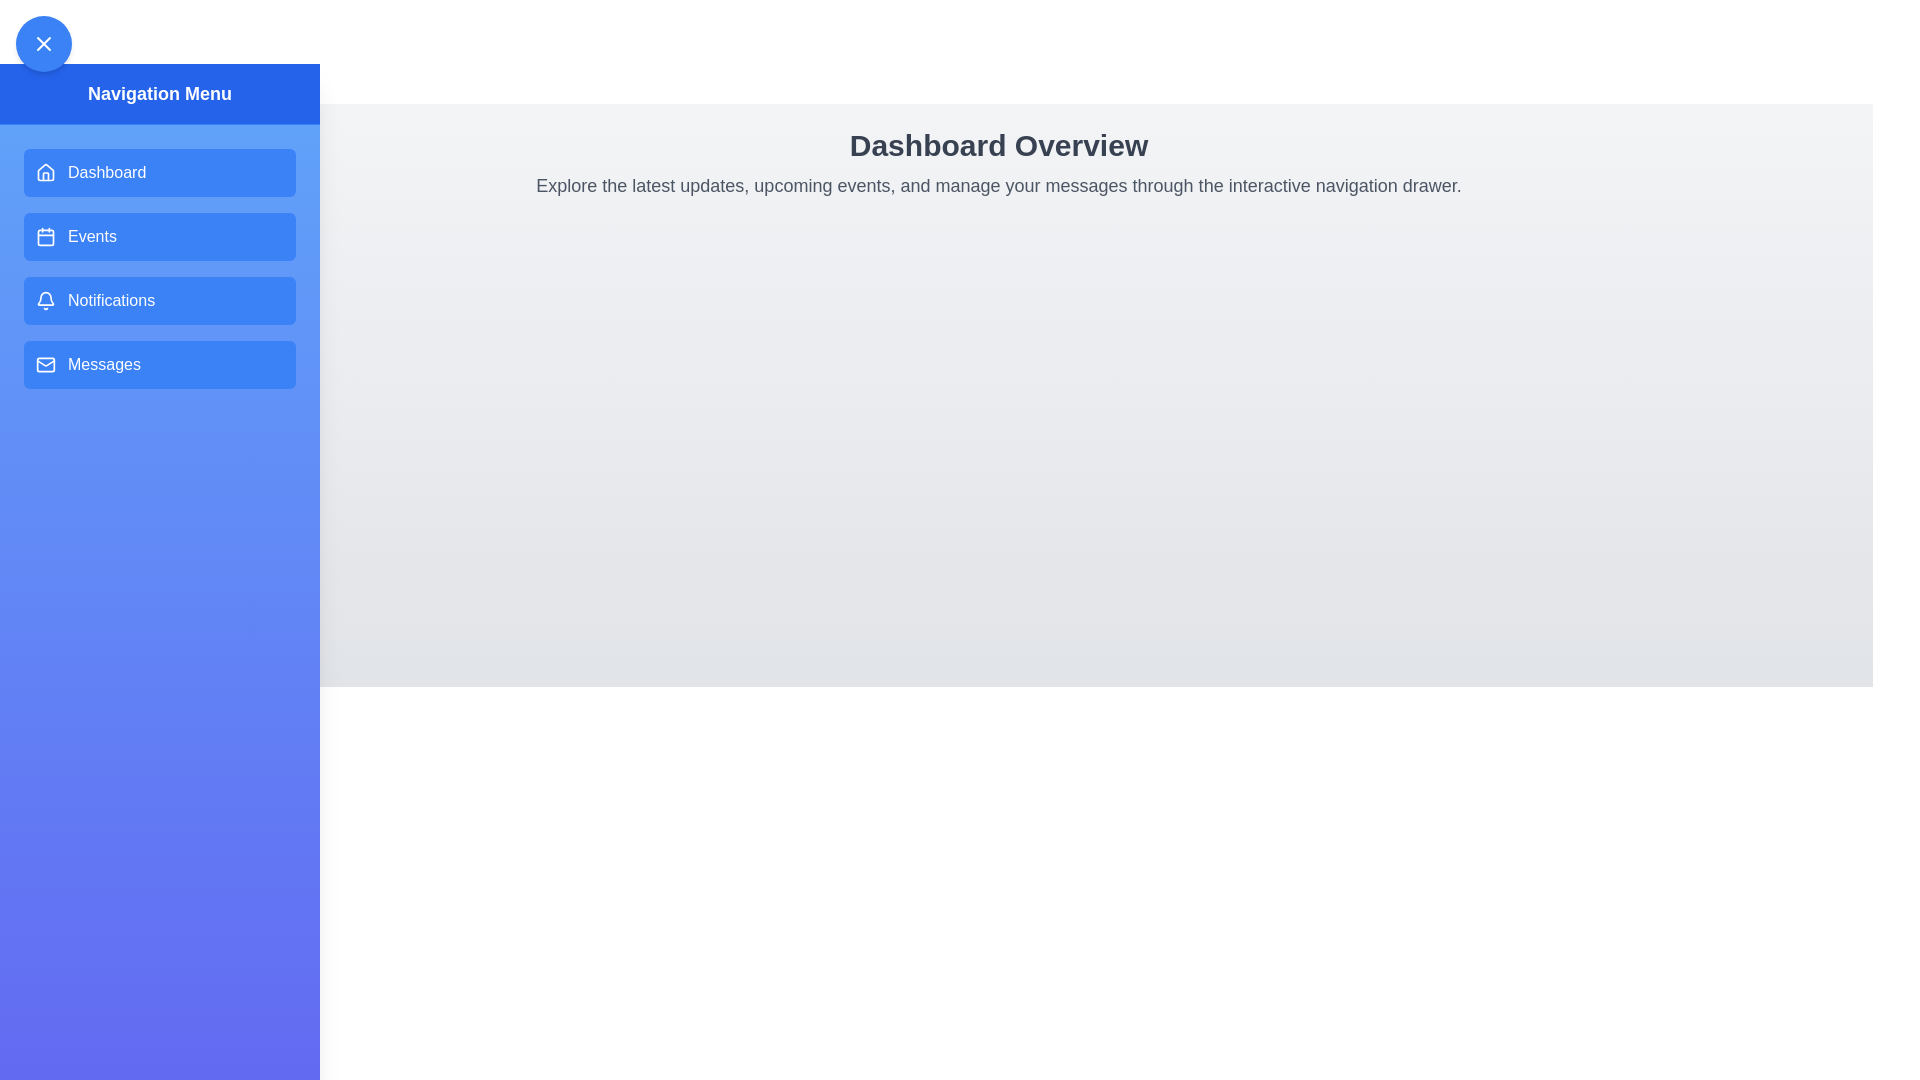 The height and width of the screenshot is (1080, 1920). I want to click on the navigation menu item Events, so click(158, 235).